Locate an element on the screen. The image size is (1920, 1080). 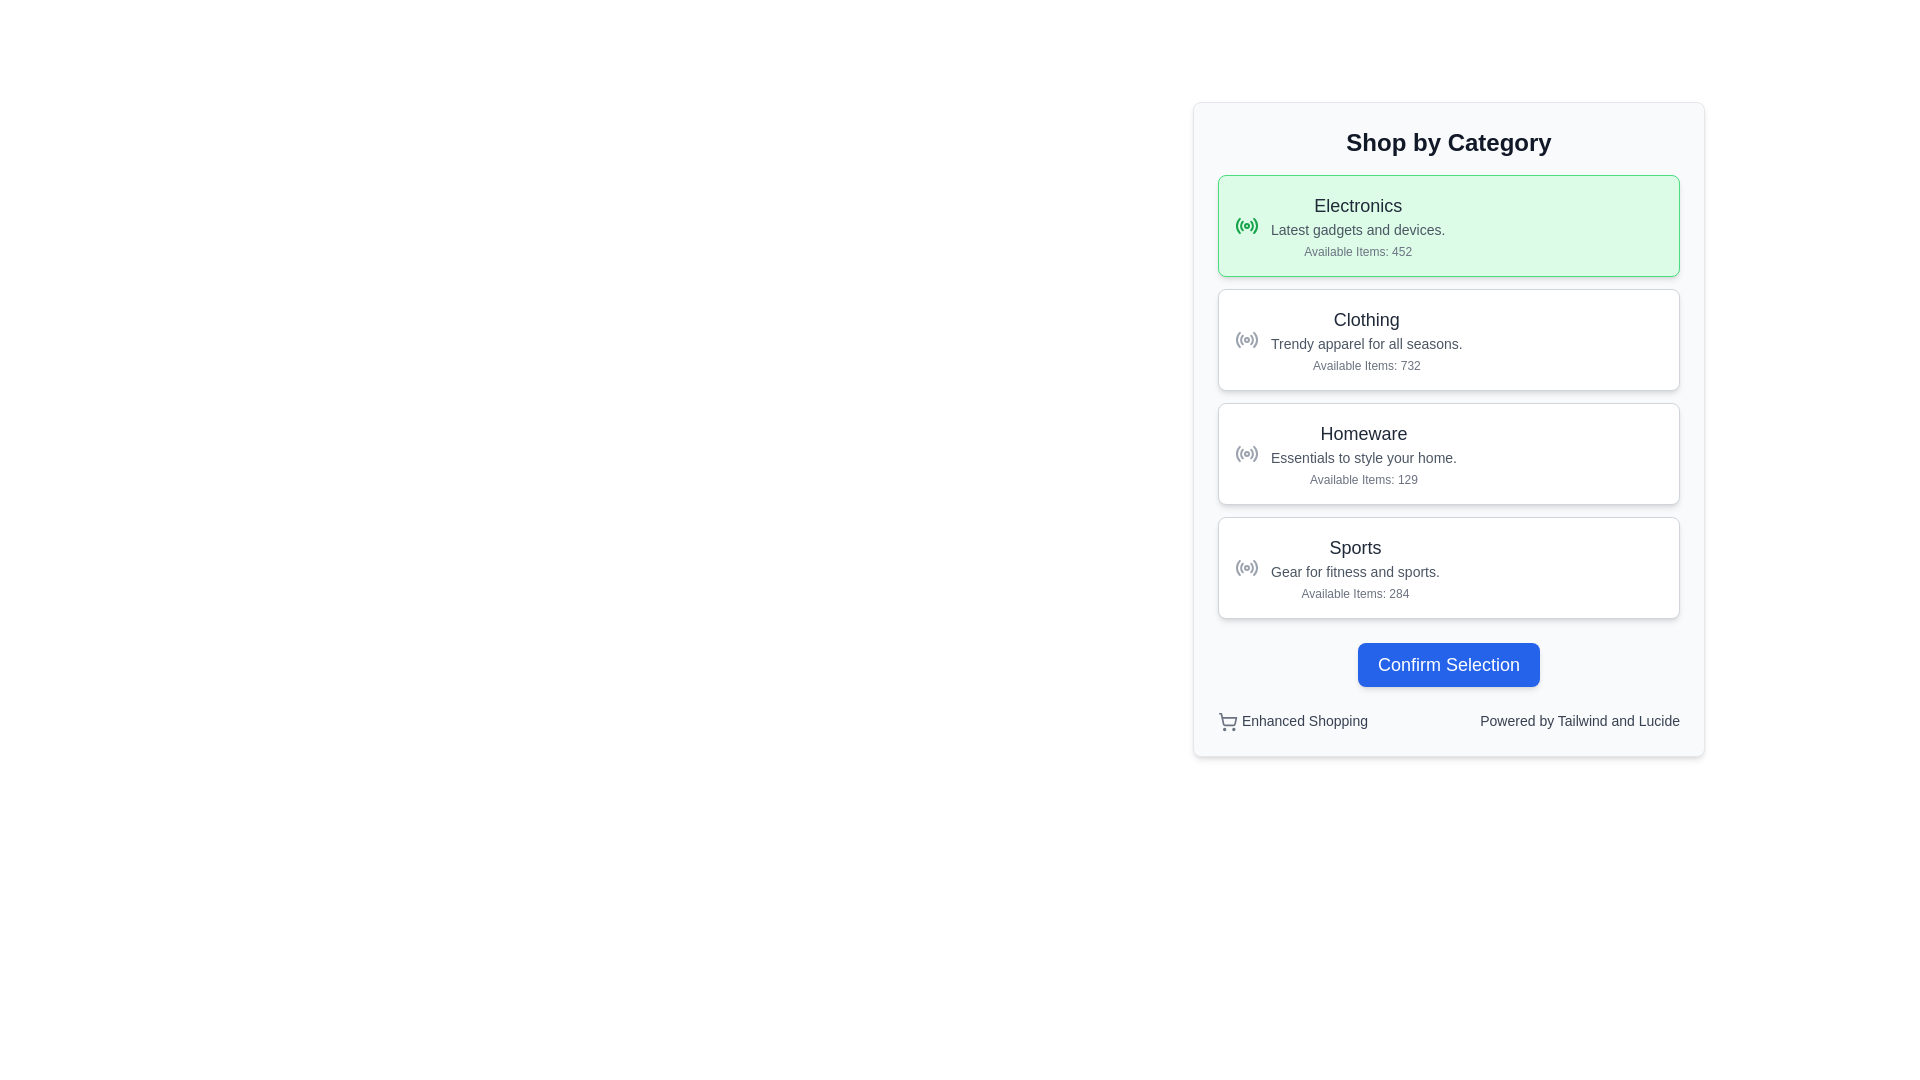
the small circular icon resembling a radio signal, located to the left of the 'Homeware' text in the third item of a vertical list is located at coordinates (1246, 454).